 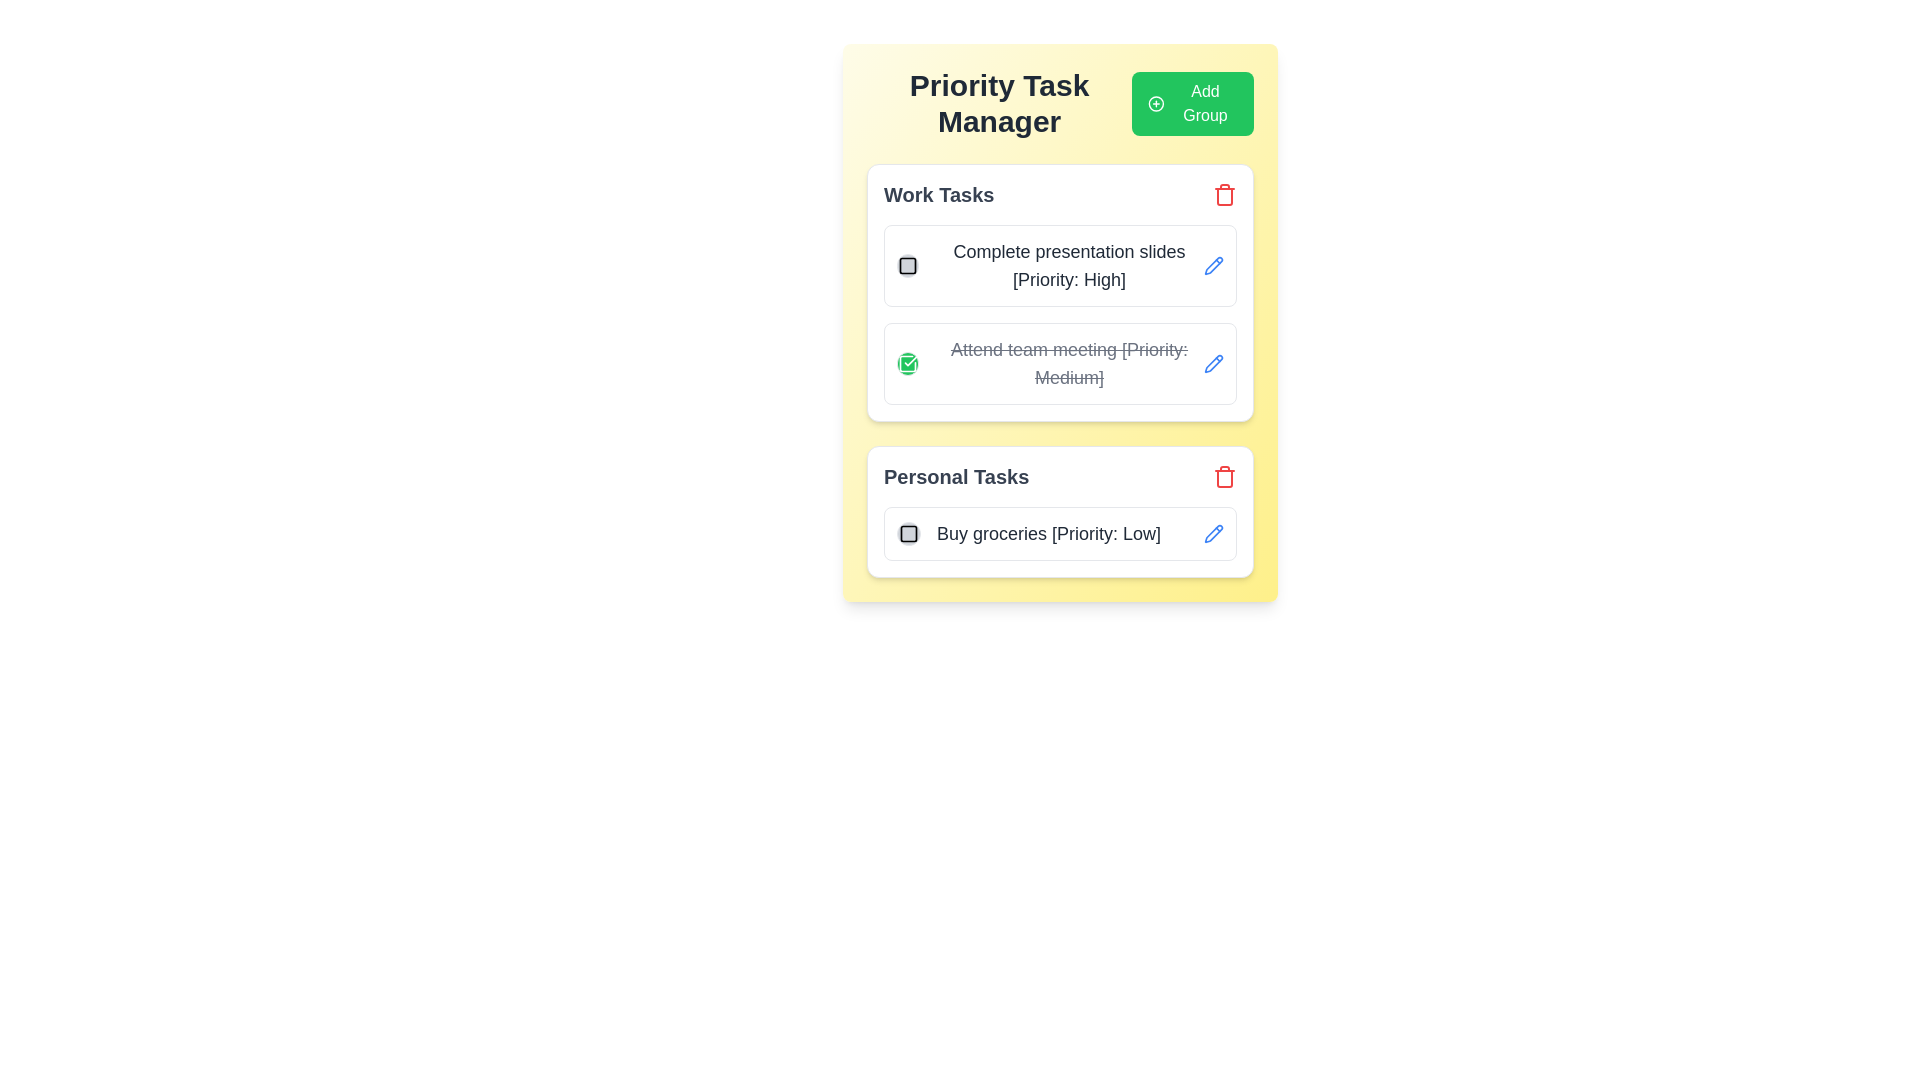 I want to click on the delete button icon located in the upper-right corner of the 'Personal Tasks' section, so click(x=1223, y=477).